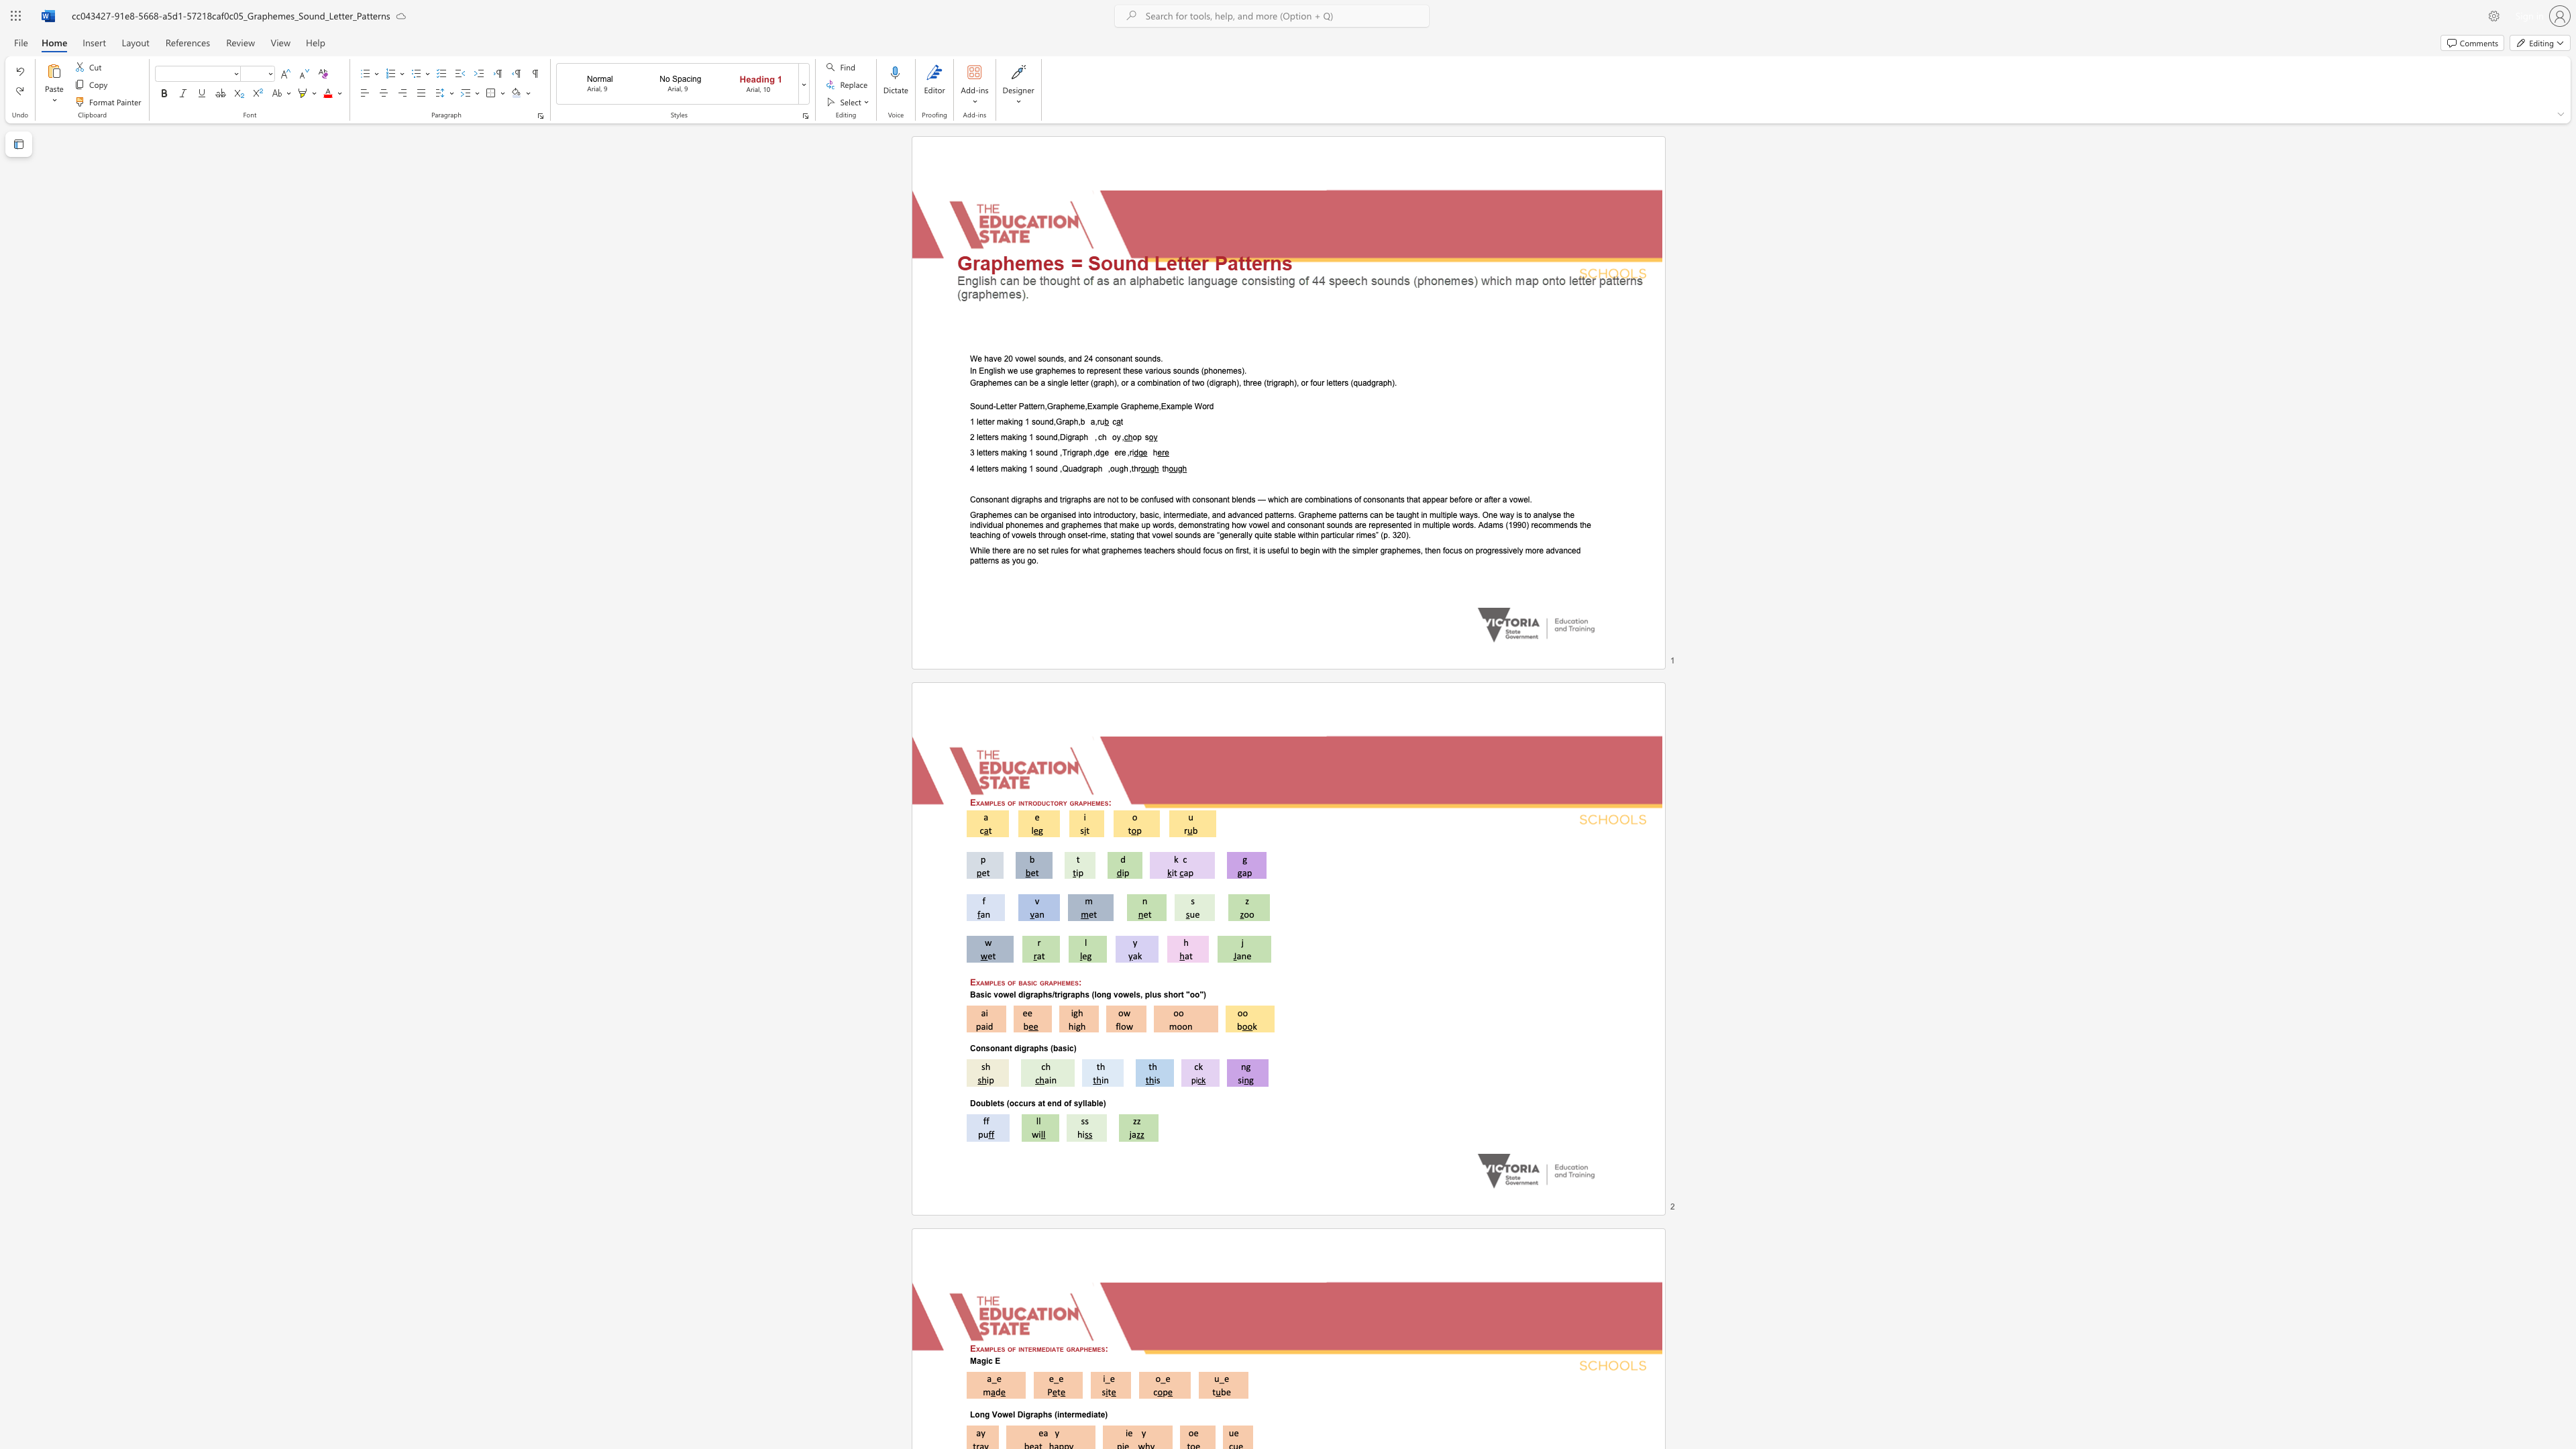 The height and width of the screenshot is (1449, 2576). What do you see at coordinates (1059, 1413) in the screenshot?
I see `the space between the continuous character "i" and "n" in the text` at bounding box center [1059, 1413].